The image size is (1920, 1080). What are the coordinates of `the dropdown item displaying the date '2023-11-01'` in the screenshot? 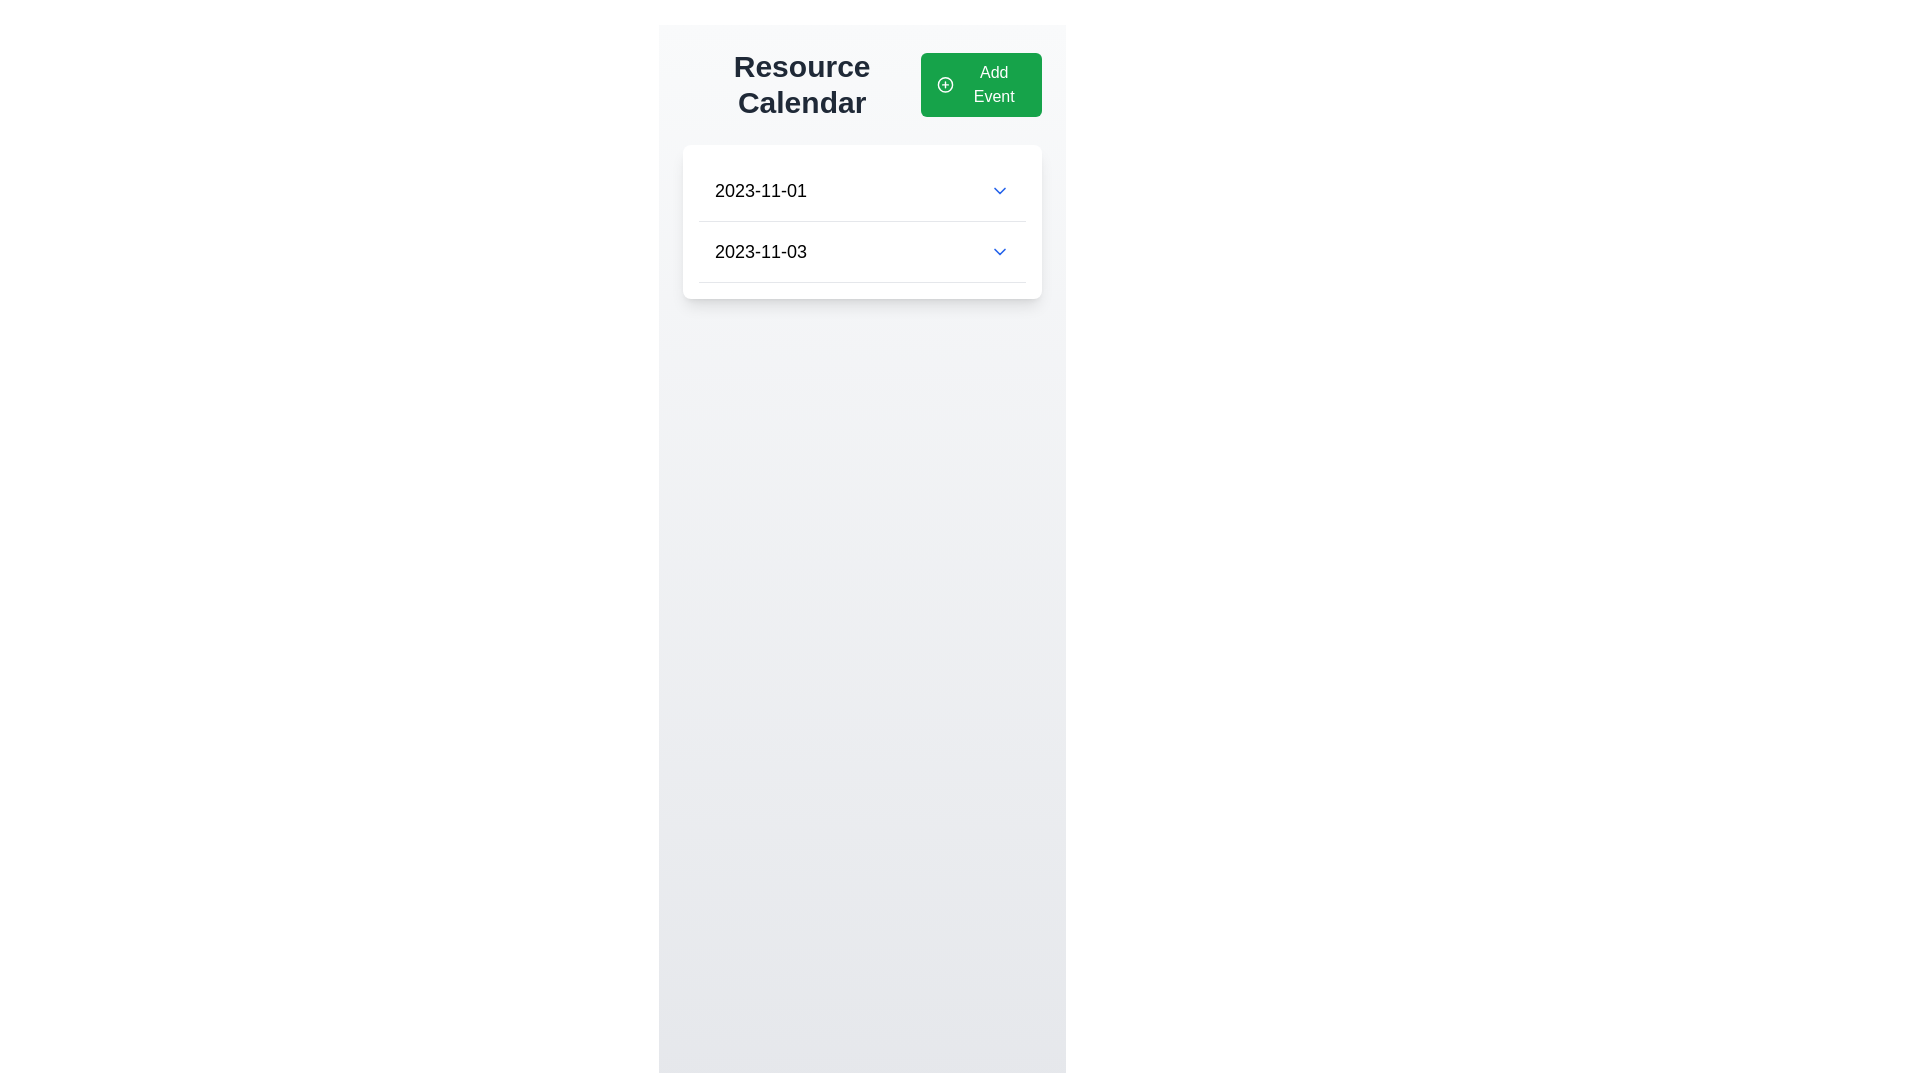 It's located at (862, 191).